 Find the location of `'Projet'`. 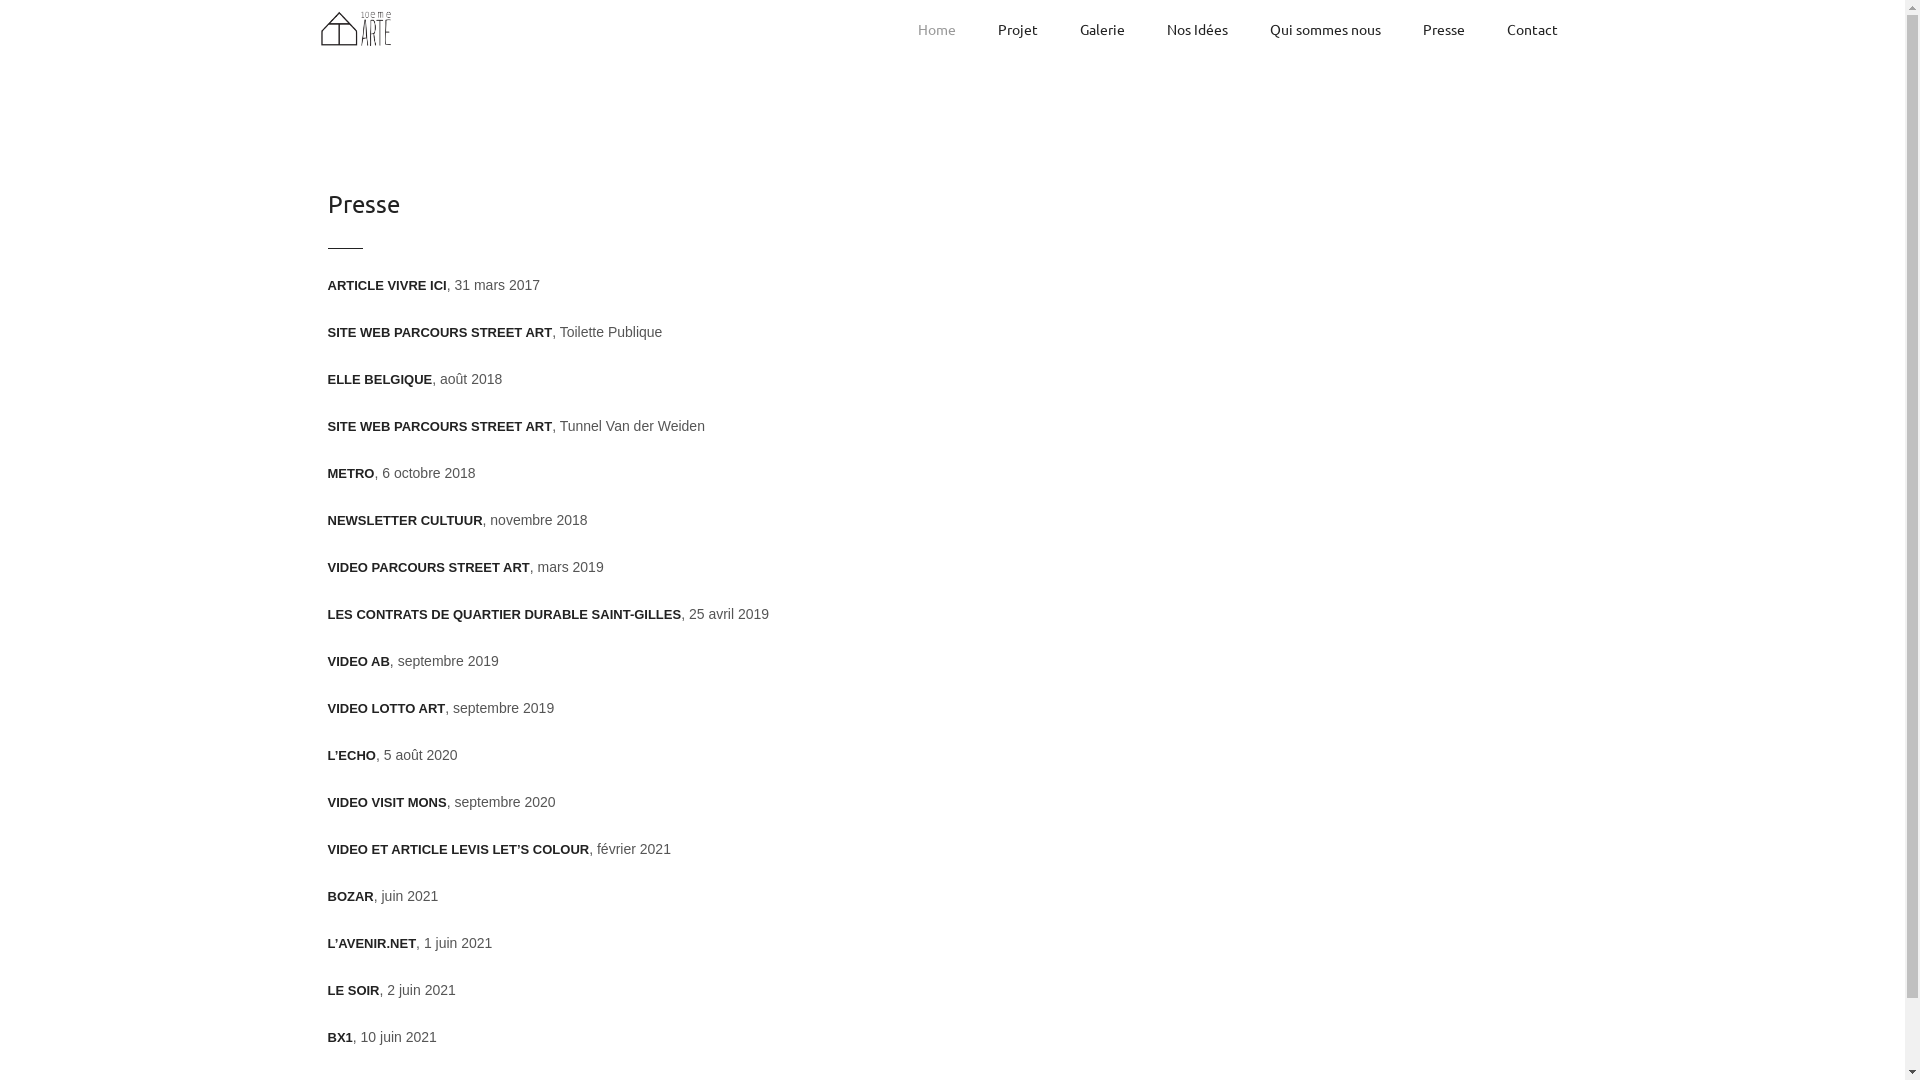

'Projet' is located at coordinates (1017, 29).